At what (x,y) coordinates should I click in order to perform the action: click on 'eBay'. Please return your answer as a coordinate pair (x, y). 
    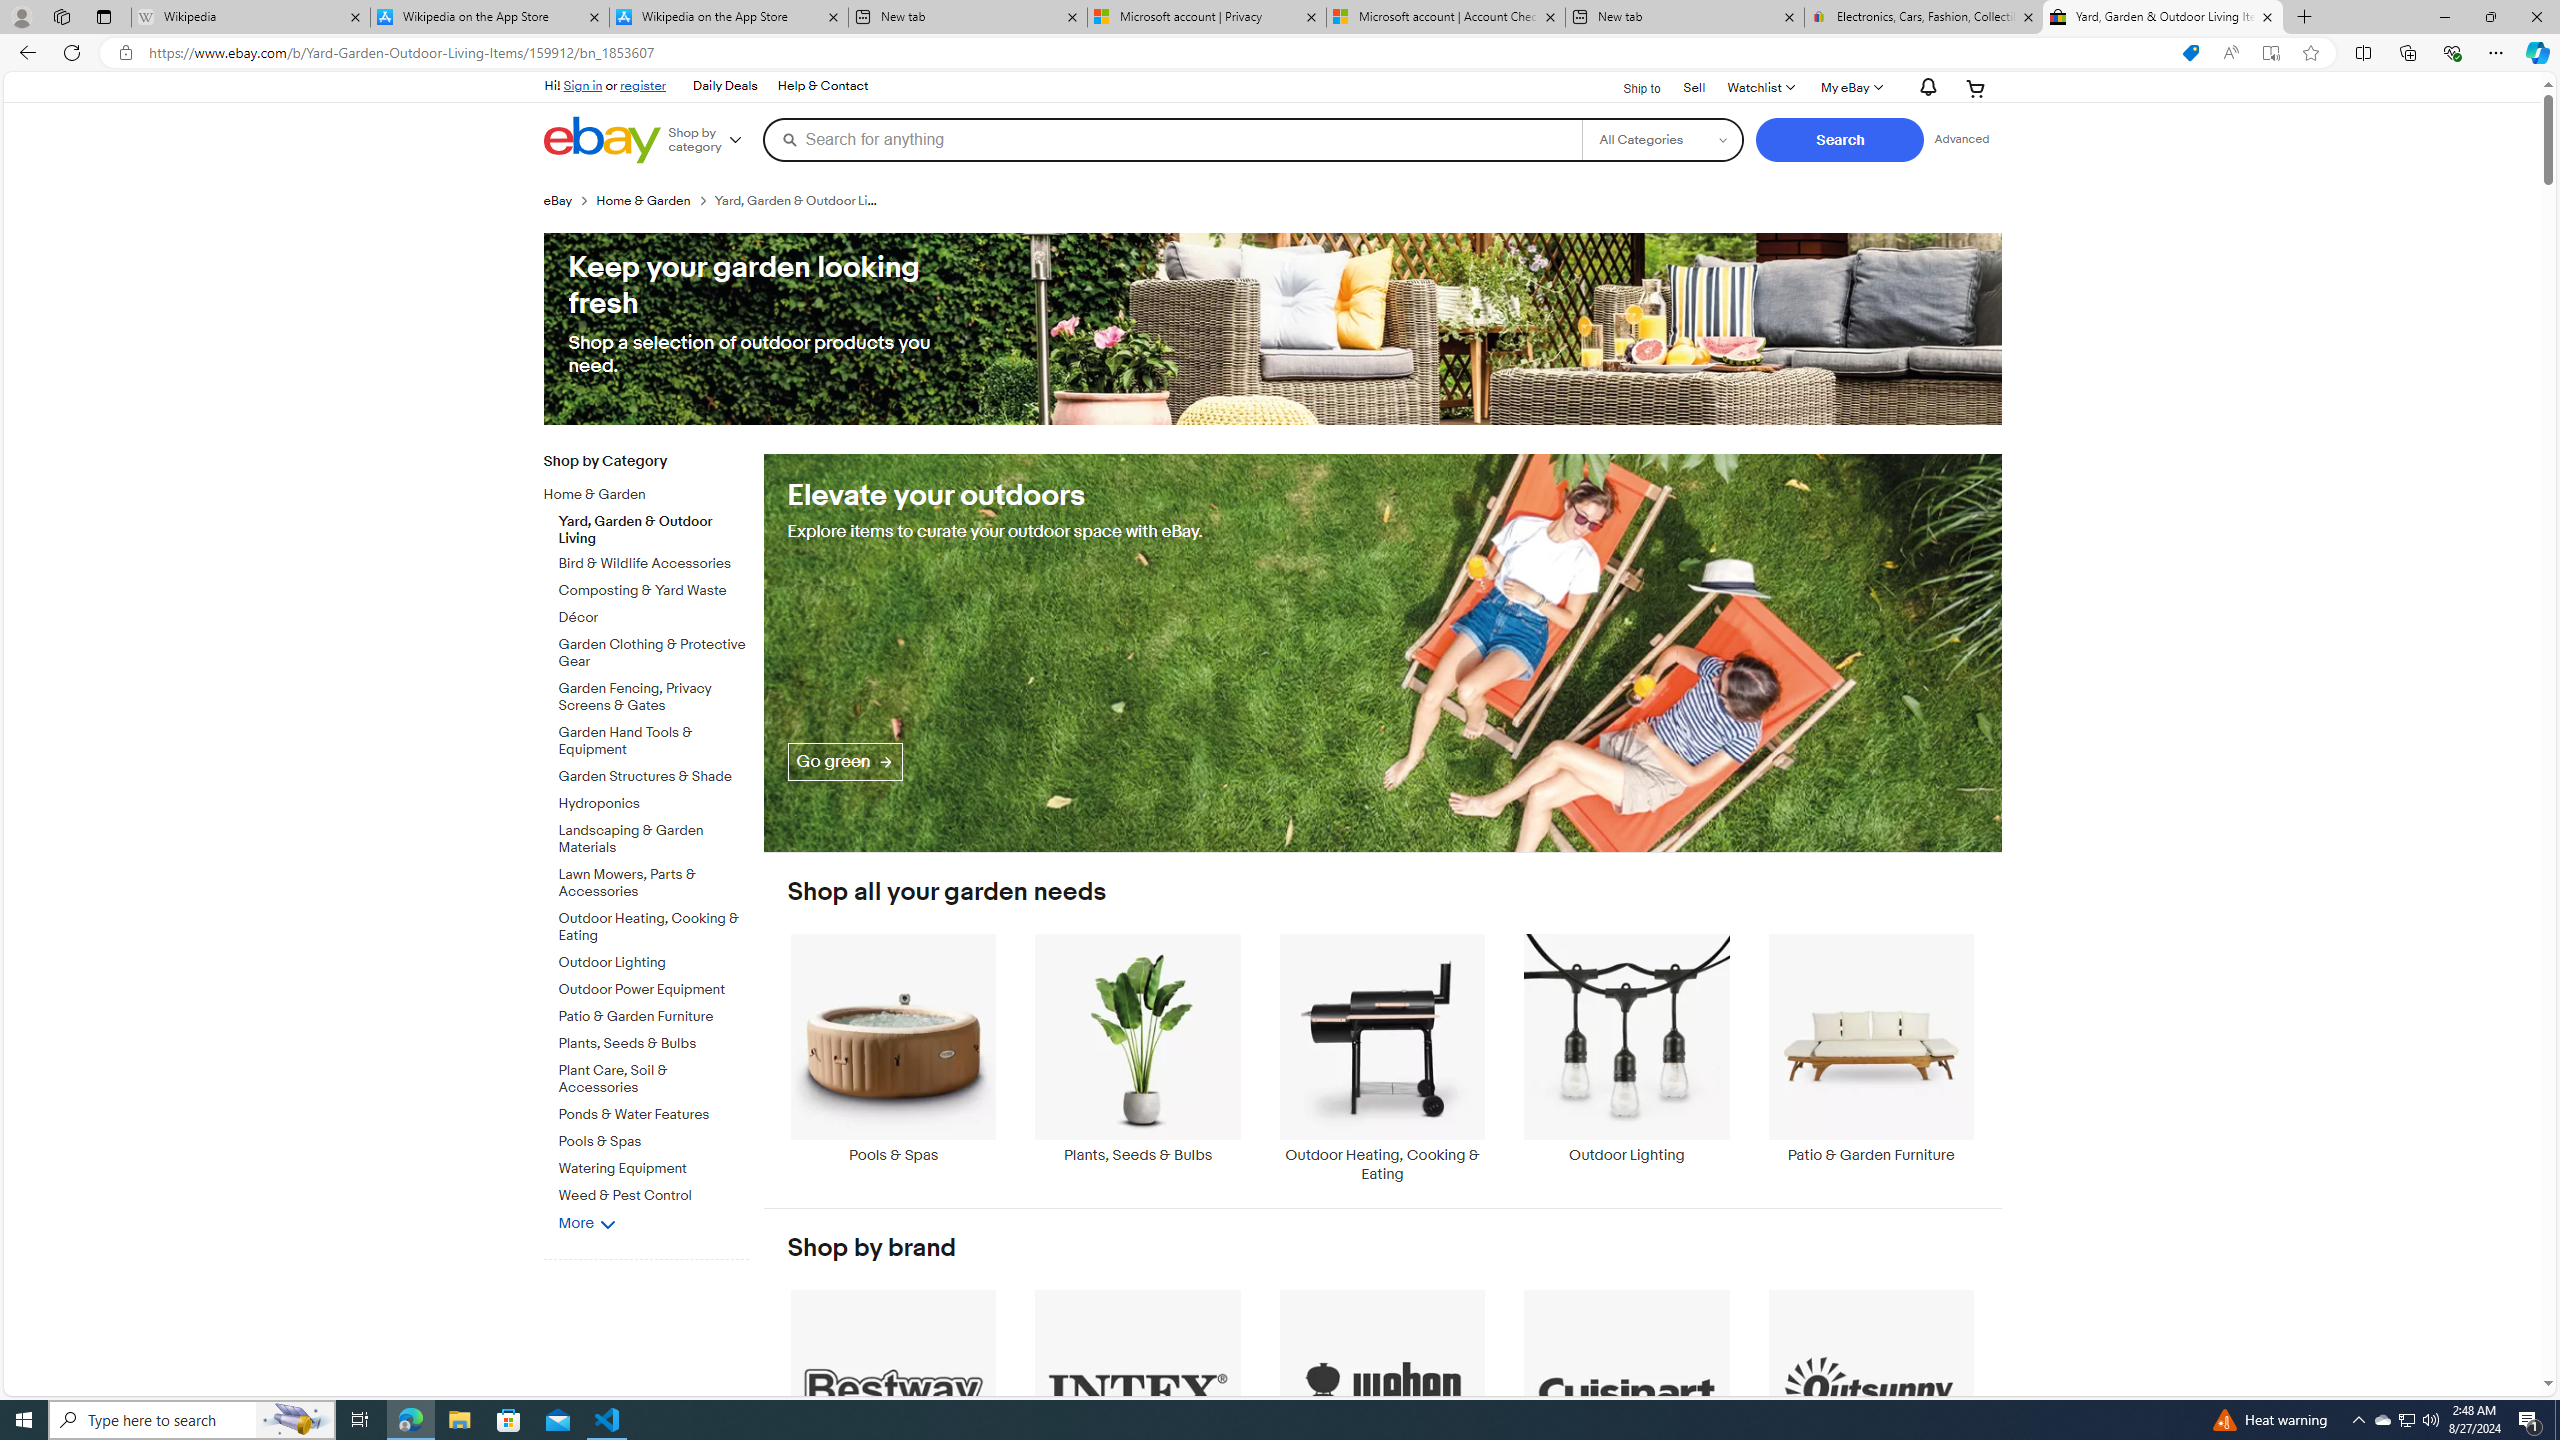
    Looking at the image, I should click on (558, 199).